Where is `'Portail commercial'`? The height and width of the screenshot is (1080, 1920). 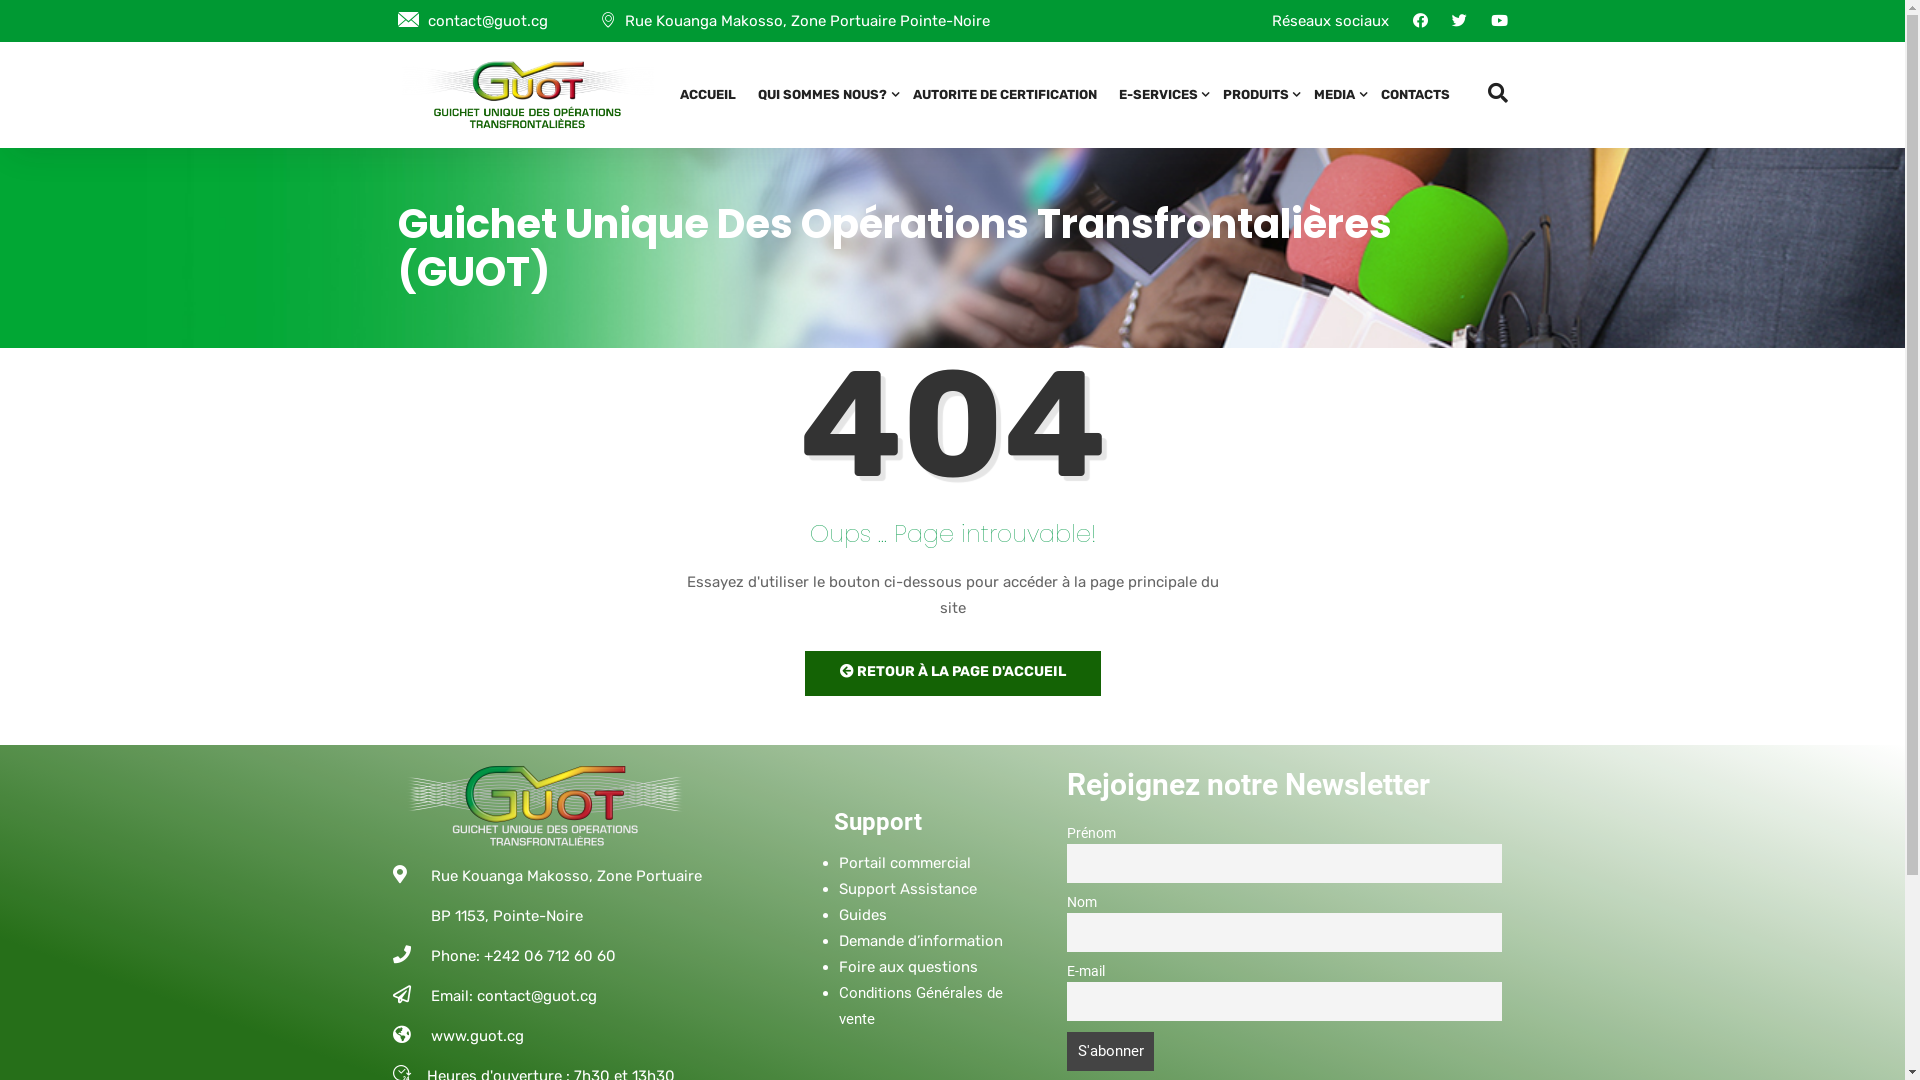 'Portail commercial' is located at coordinates (902, 862).